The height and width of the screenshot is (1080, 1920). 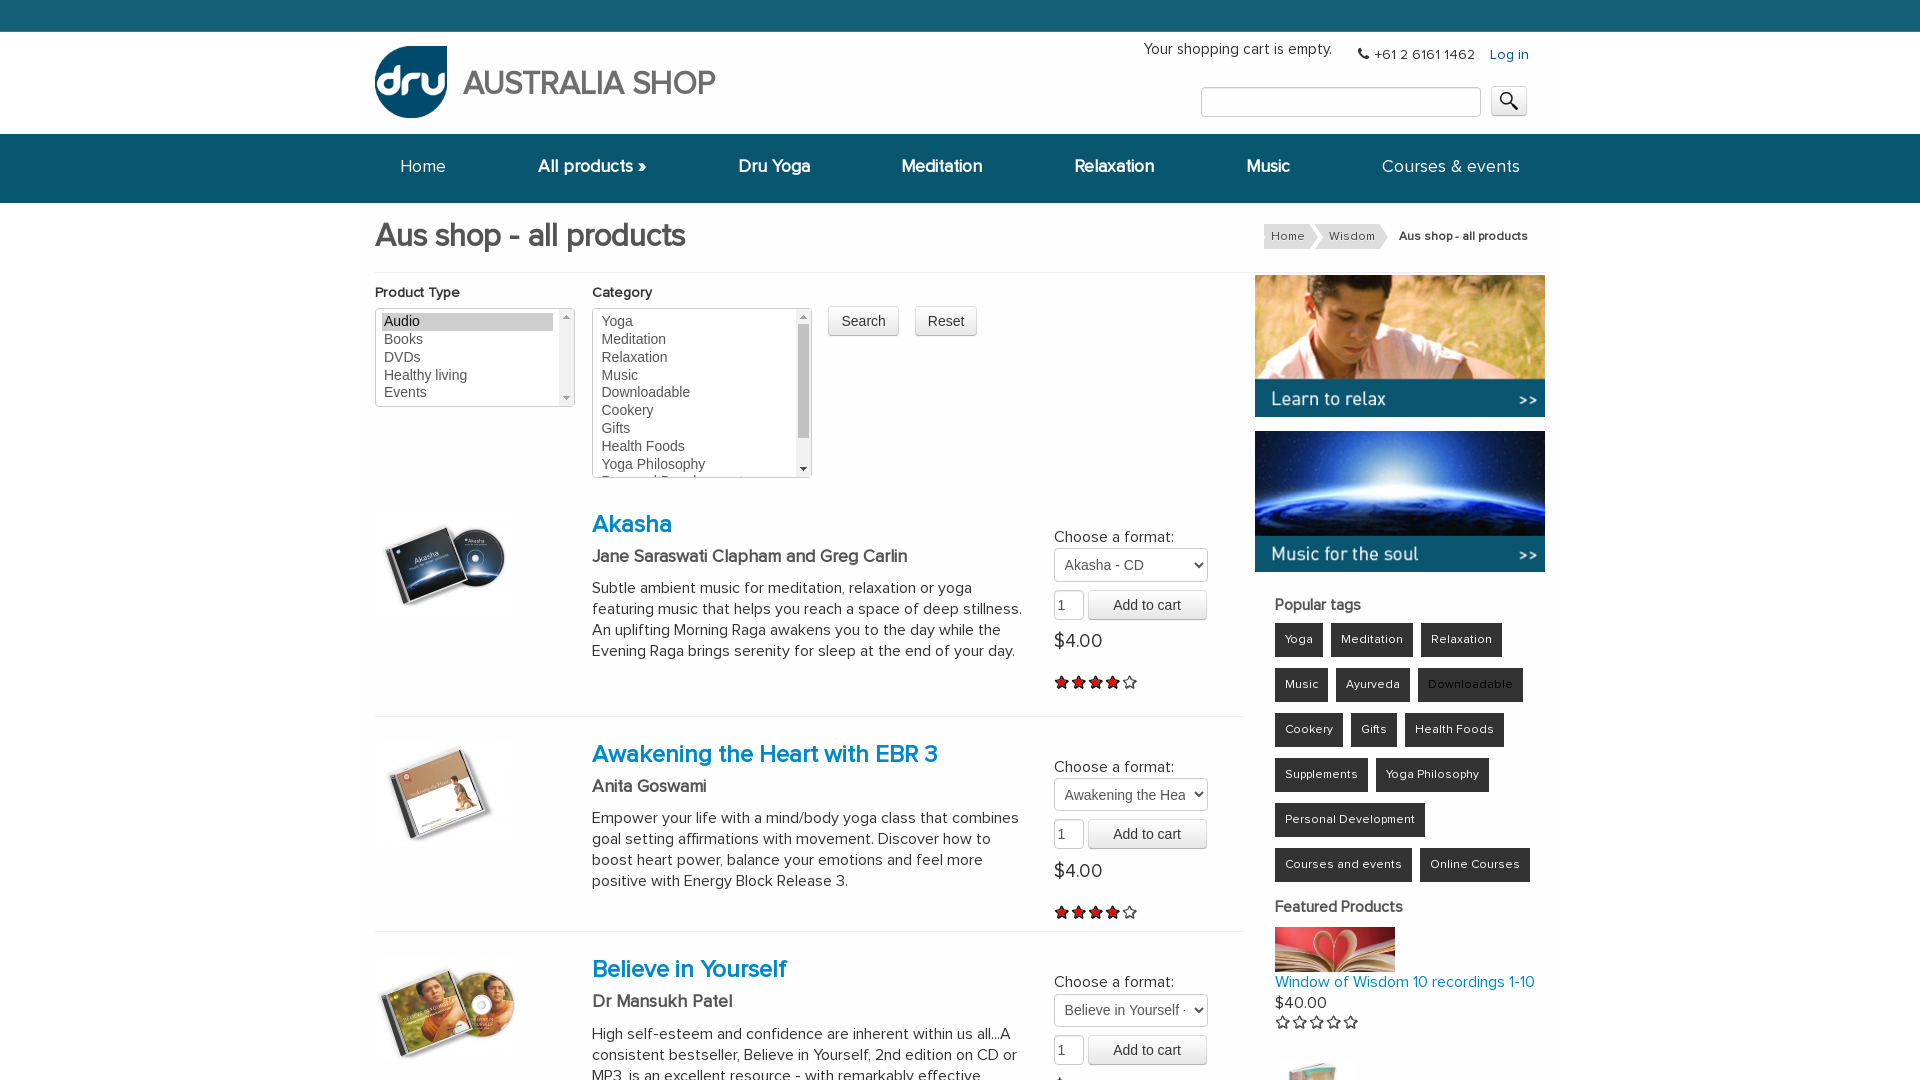 What do you see at coordinates (1274, 1021) in the screenshot?
I see `'Give Window of Wisdom 10 recordings 1-10 1/5'` at bounding box center [1274, 1021].